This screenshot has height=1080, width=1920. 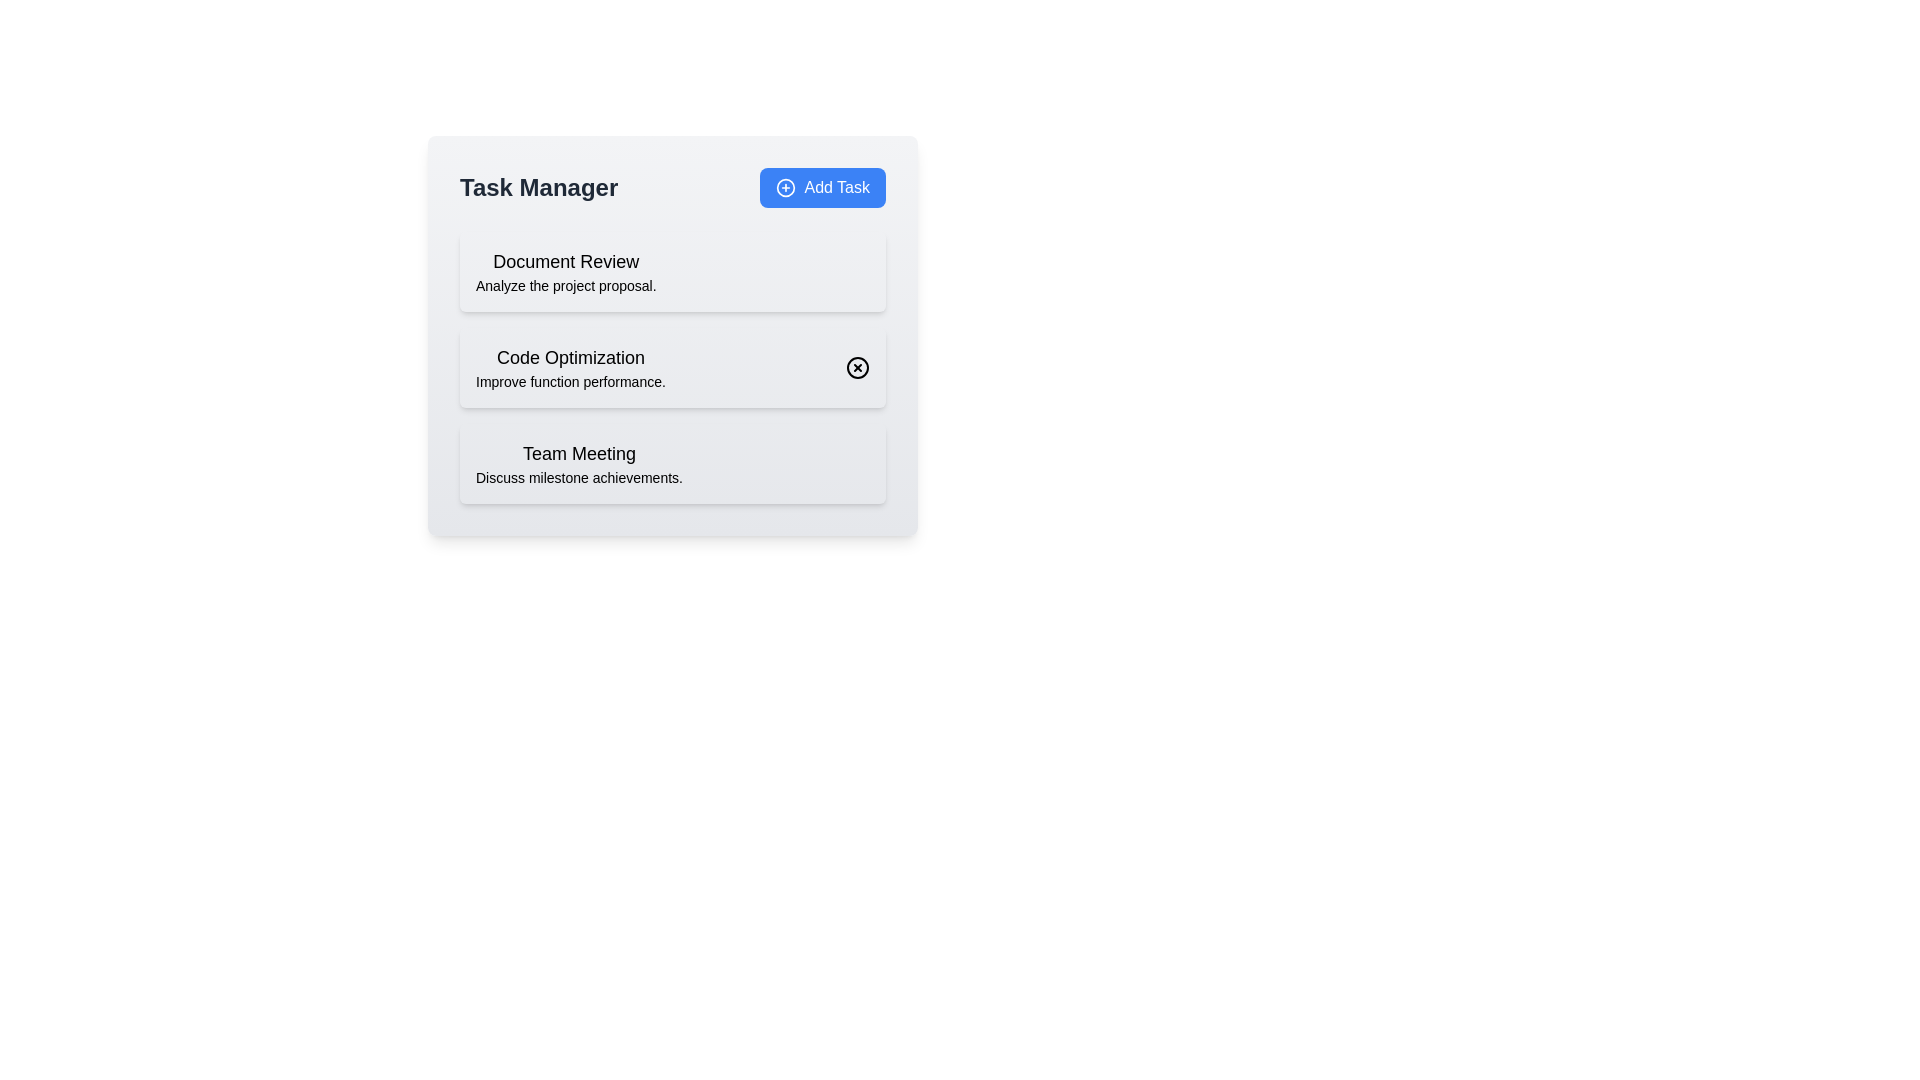 What do you see at coordinates (823, 188) in the screenshot?
I see `'Add Task' button to add a new task` at bounding box center [823, 188].